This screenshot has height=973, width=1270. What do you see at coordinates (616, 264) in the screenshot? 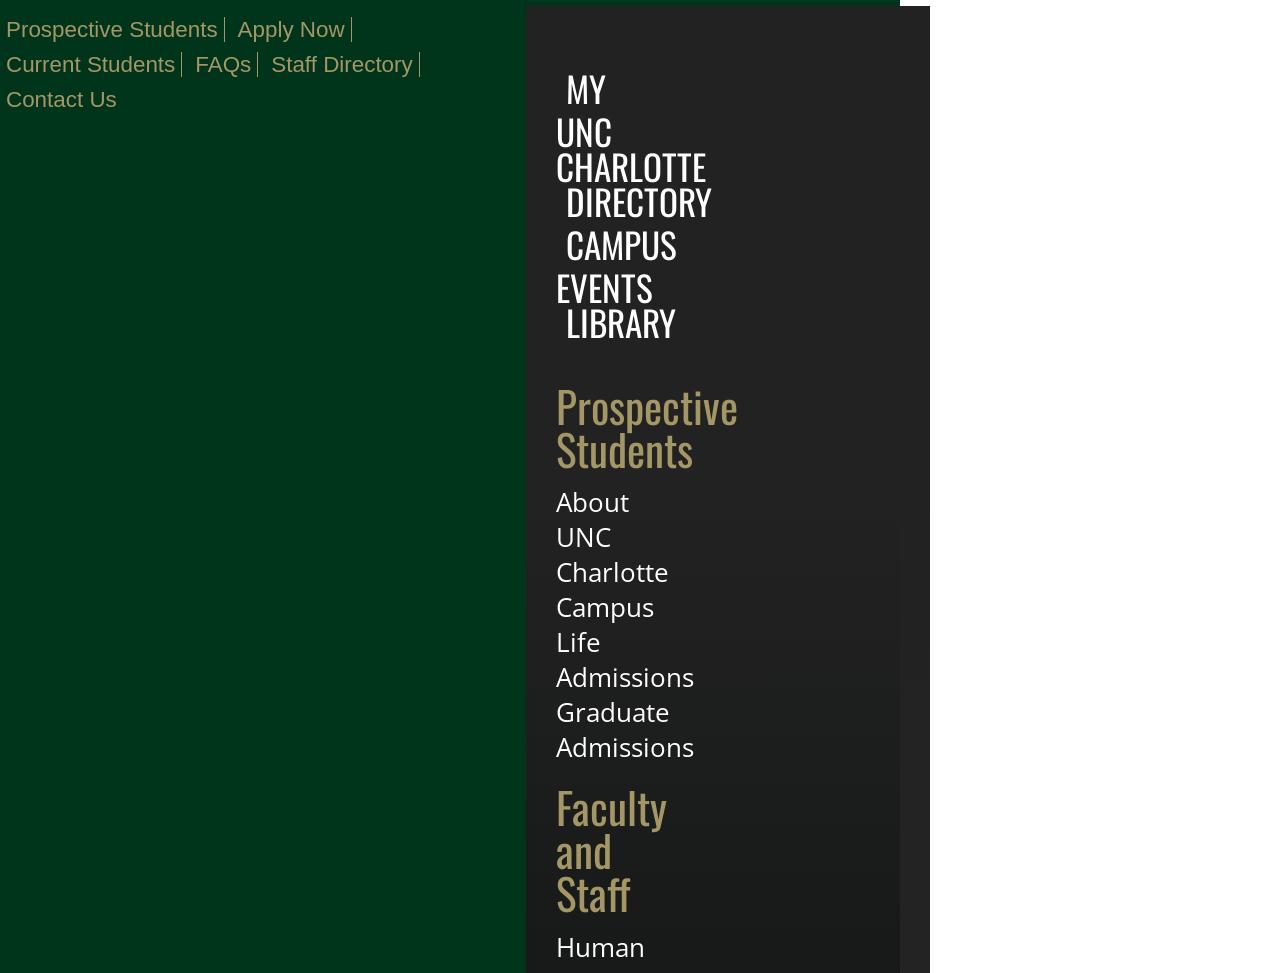
I see `'Campus
                      Events'` at bounding box center [616, 264].